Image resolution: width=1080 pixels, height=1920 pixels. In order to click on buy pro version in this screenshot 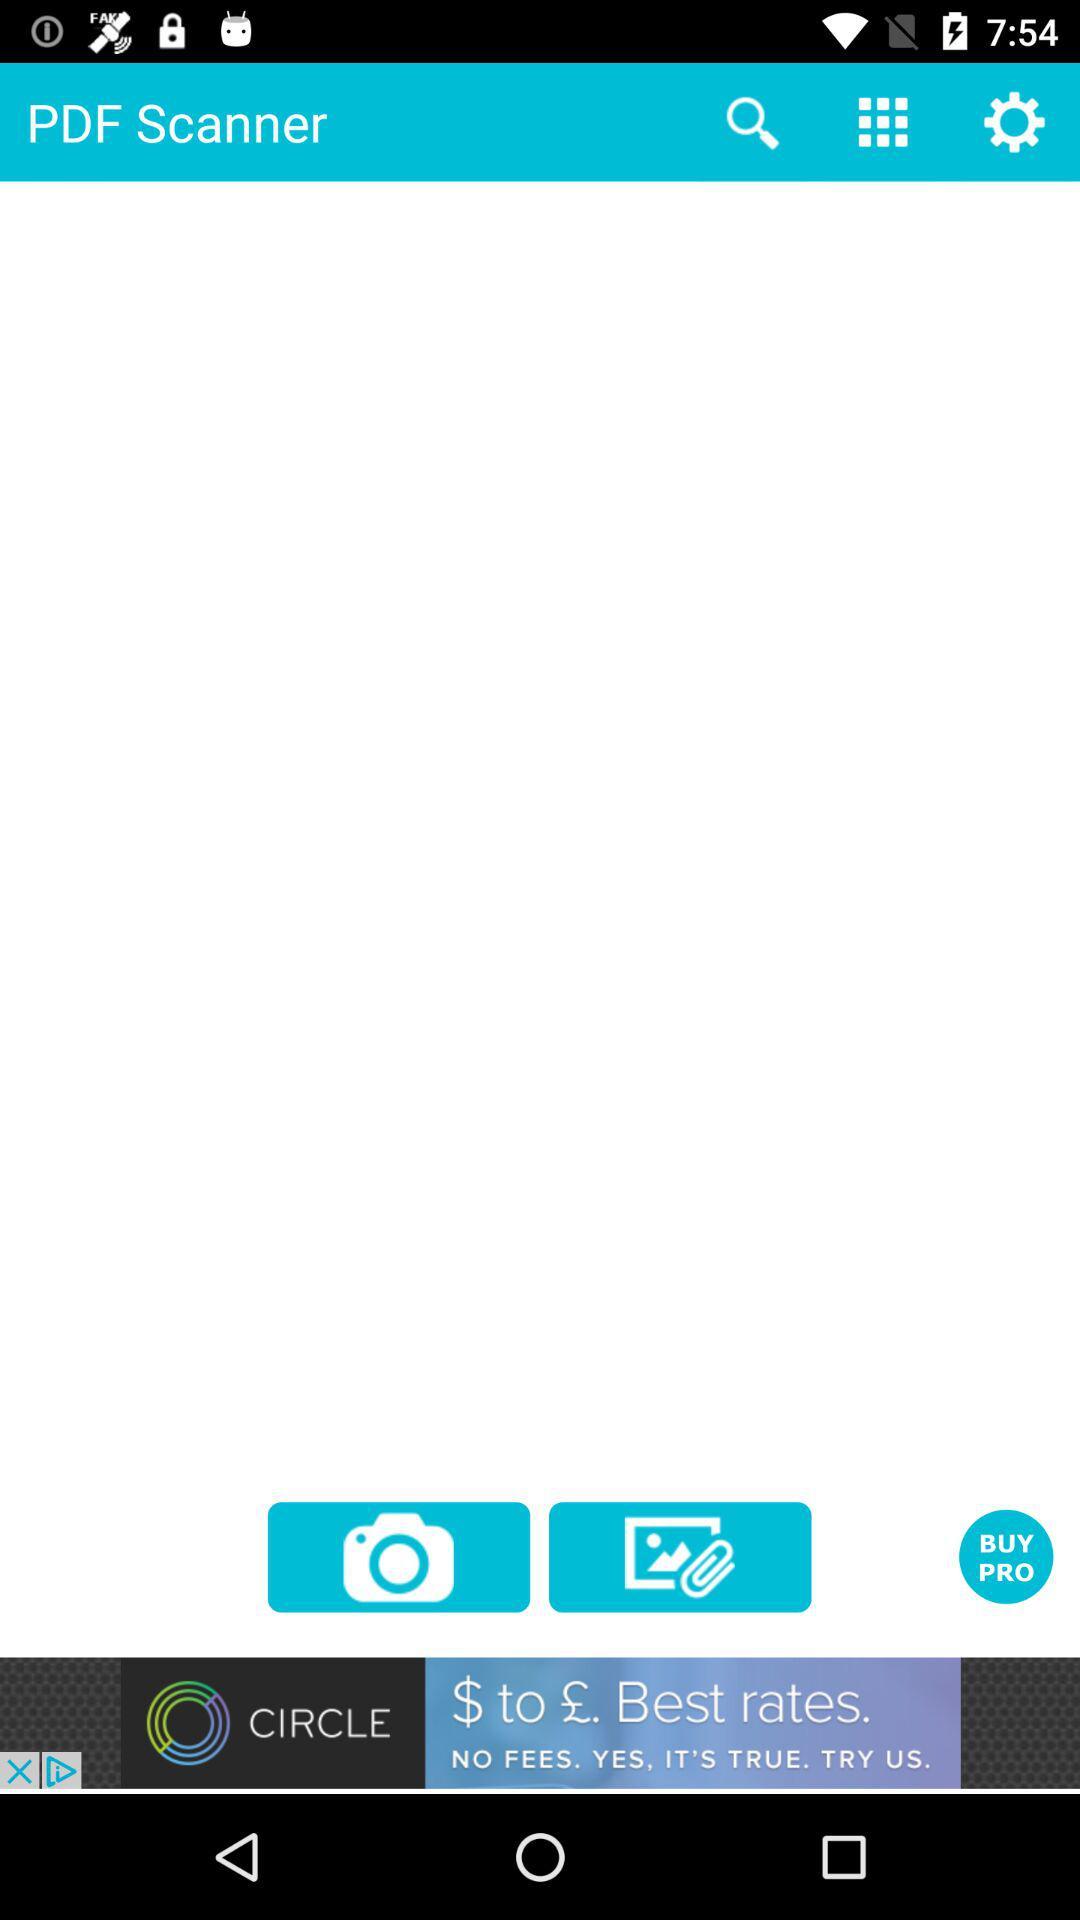, I will do `click(1006, 1555)`.